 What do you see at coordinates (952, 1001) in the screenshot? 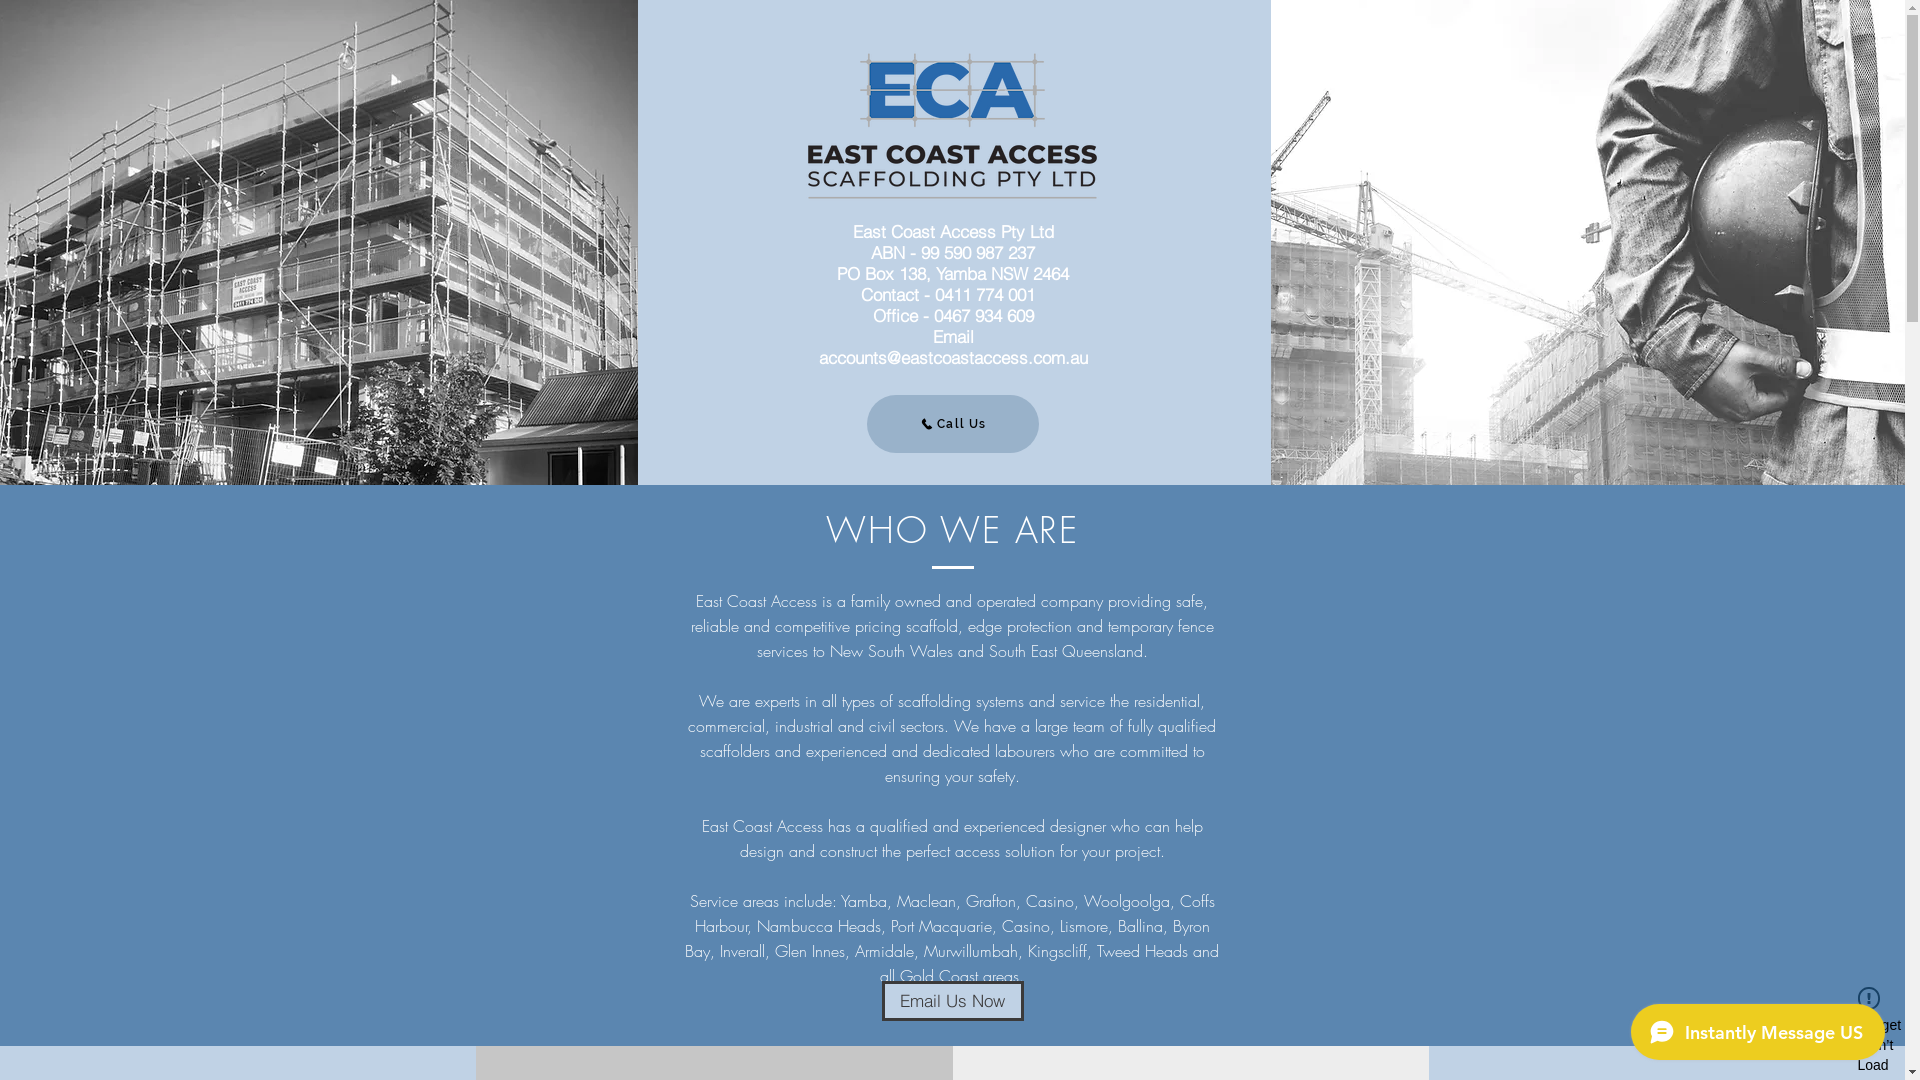
I see `'Email Us Now'` at bounding box center [952, 1001].